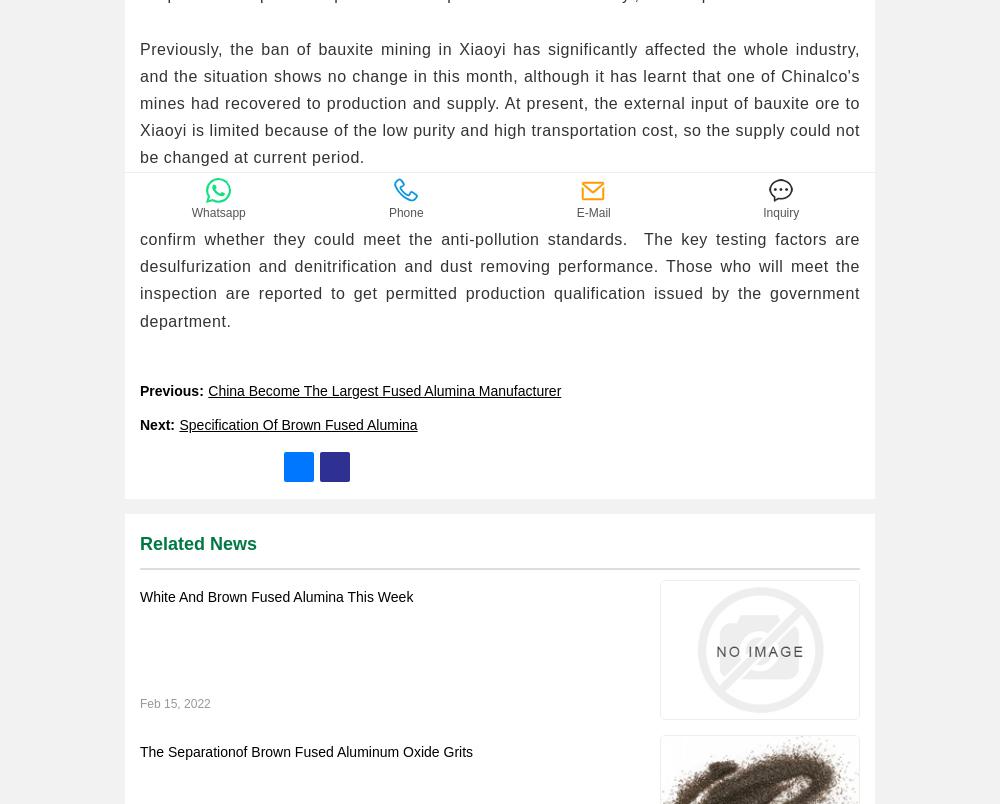  Describe the element at coordinates (781, 235) in the screenshot. I see `'Inquiry'` at that location.